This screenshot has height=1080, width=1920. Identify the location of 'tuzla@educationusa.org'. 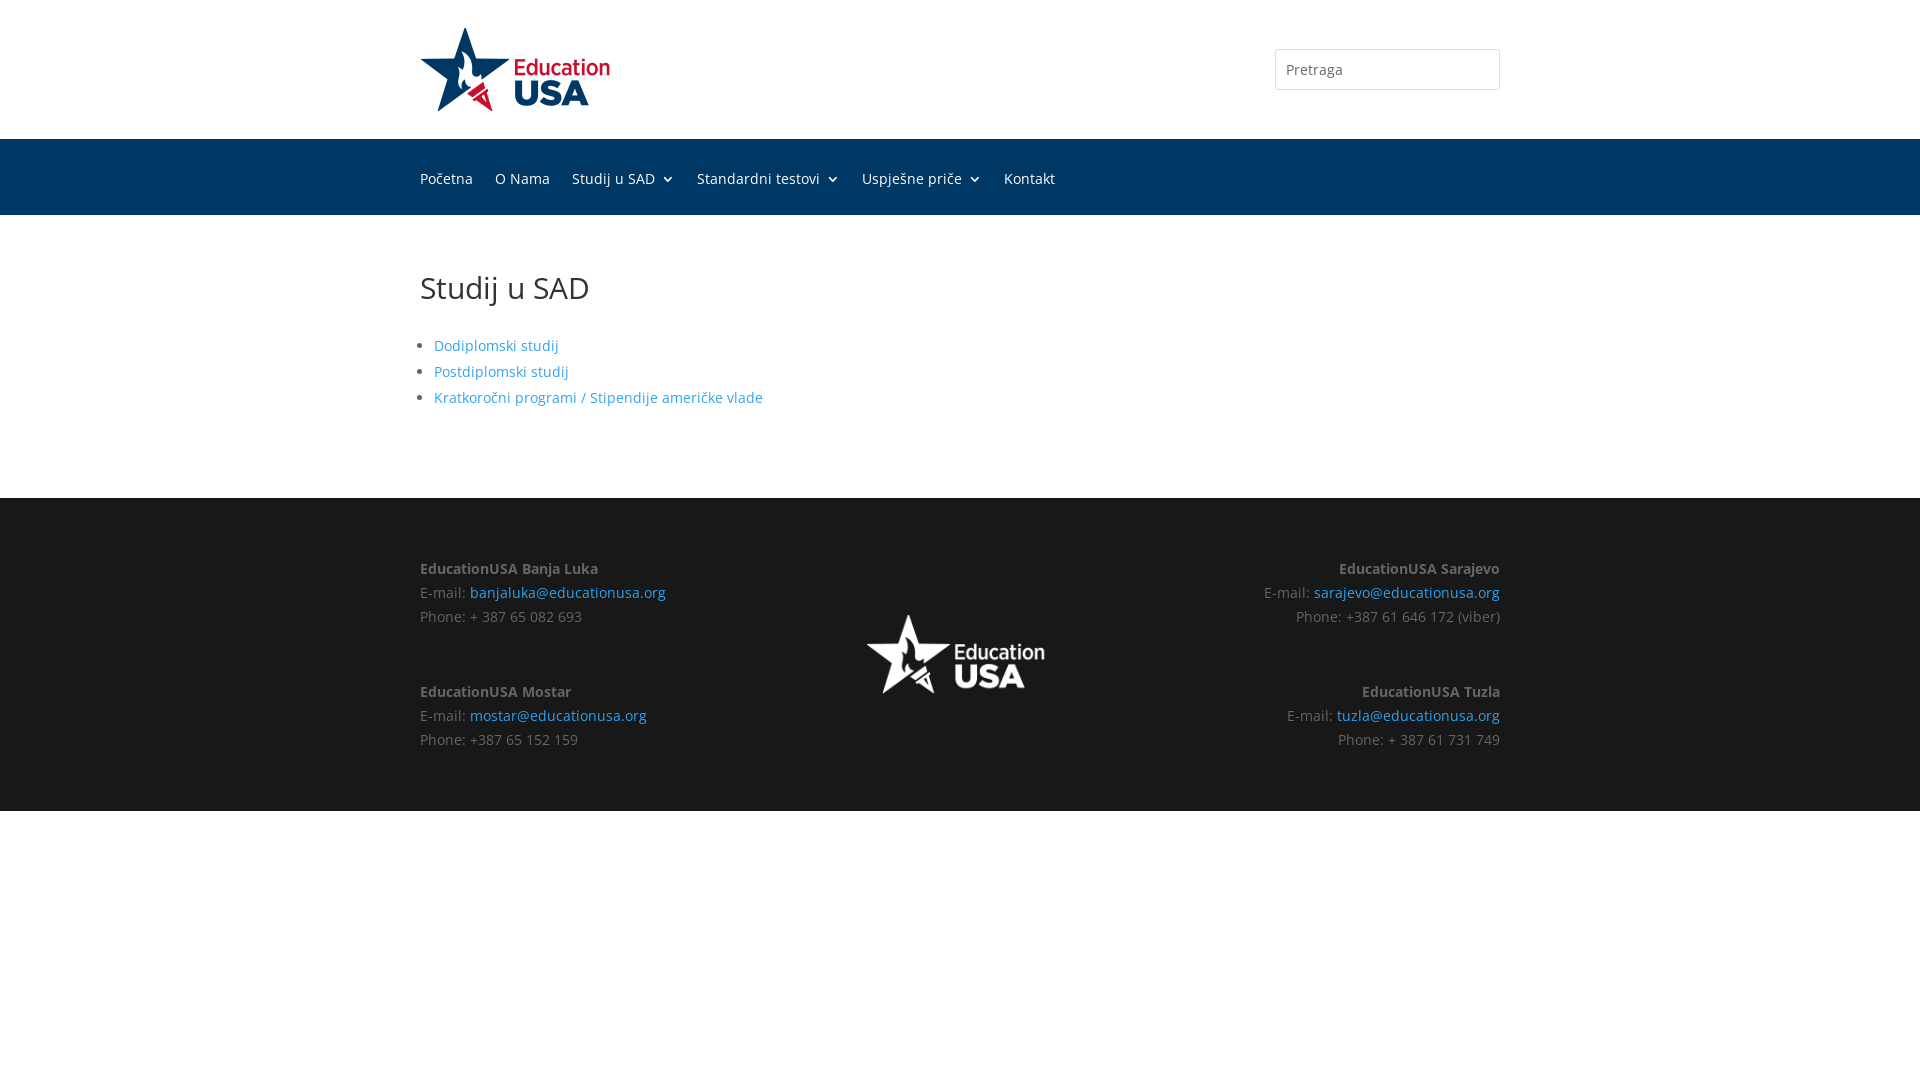
(1337, 714).